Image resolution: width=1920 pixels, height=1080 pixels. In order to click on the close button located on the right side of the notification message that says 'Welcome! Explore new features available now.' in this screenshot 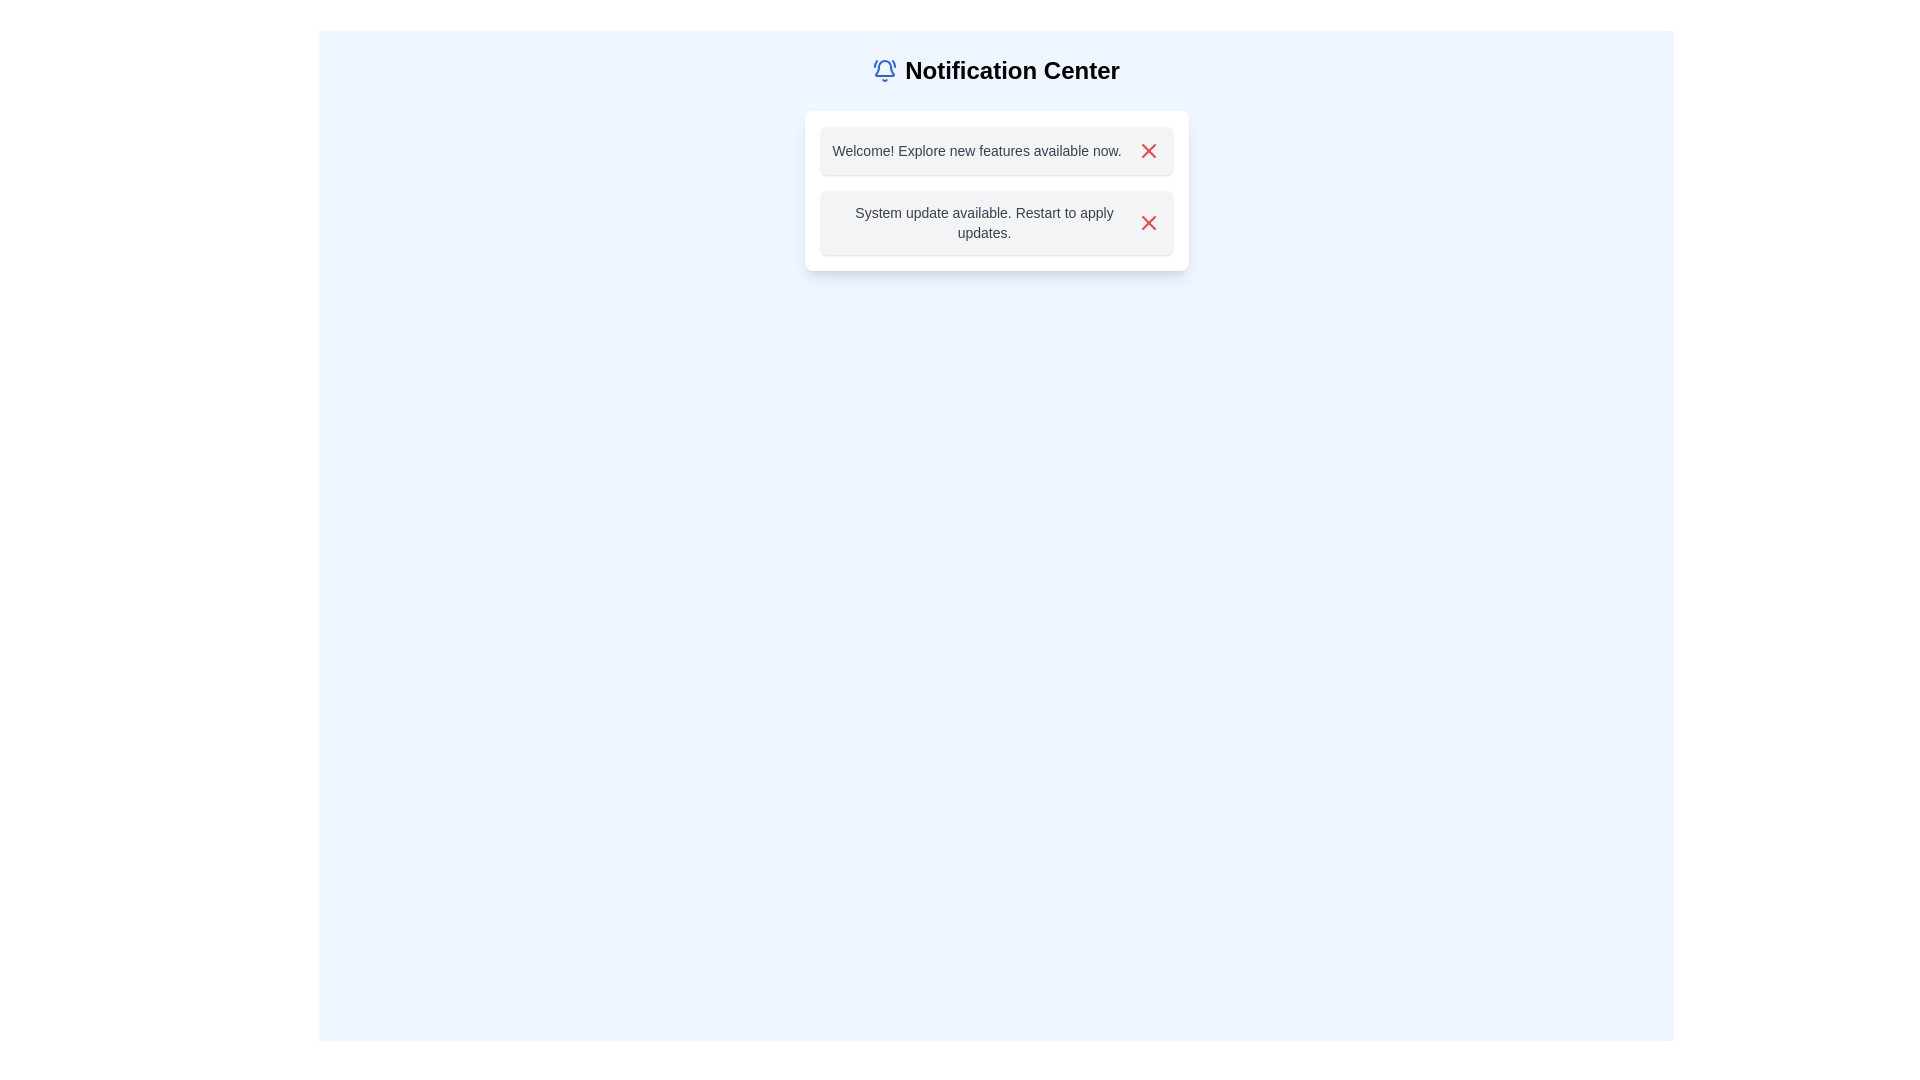, I will do `click(1148, 149)`.